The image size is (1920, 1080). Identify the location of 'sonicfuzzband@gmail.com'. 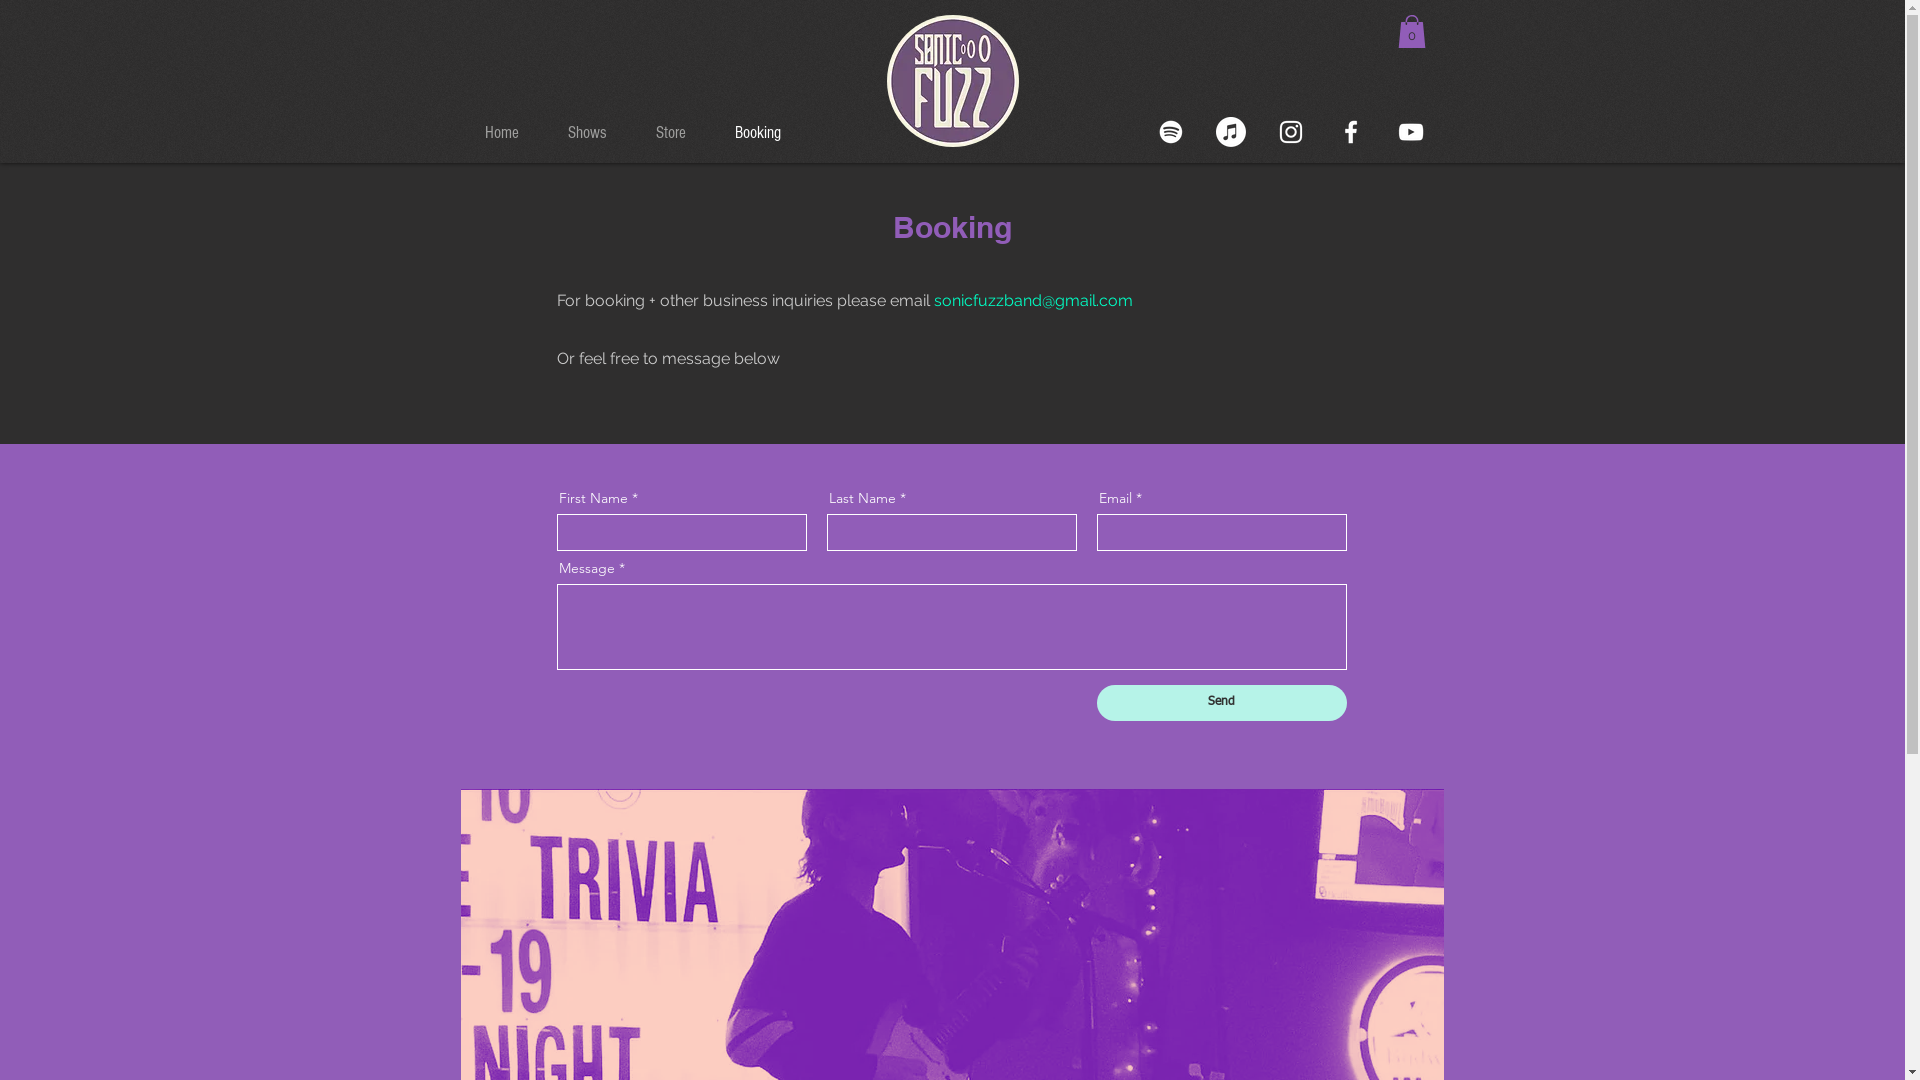
(1033, 300).